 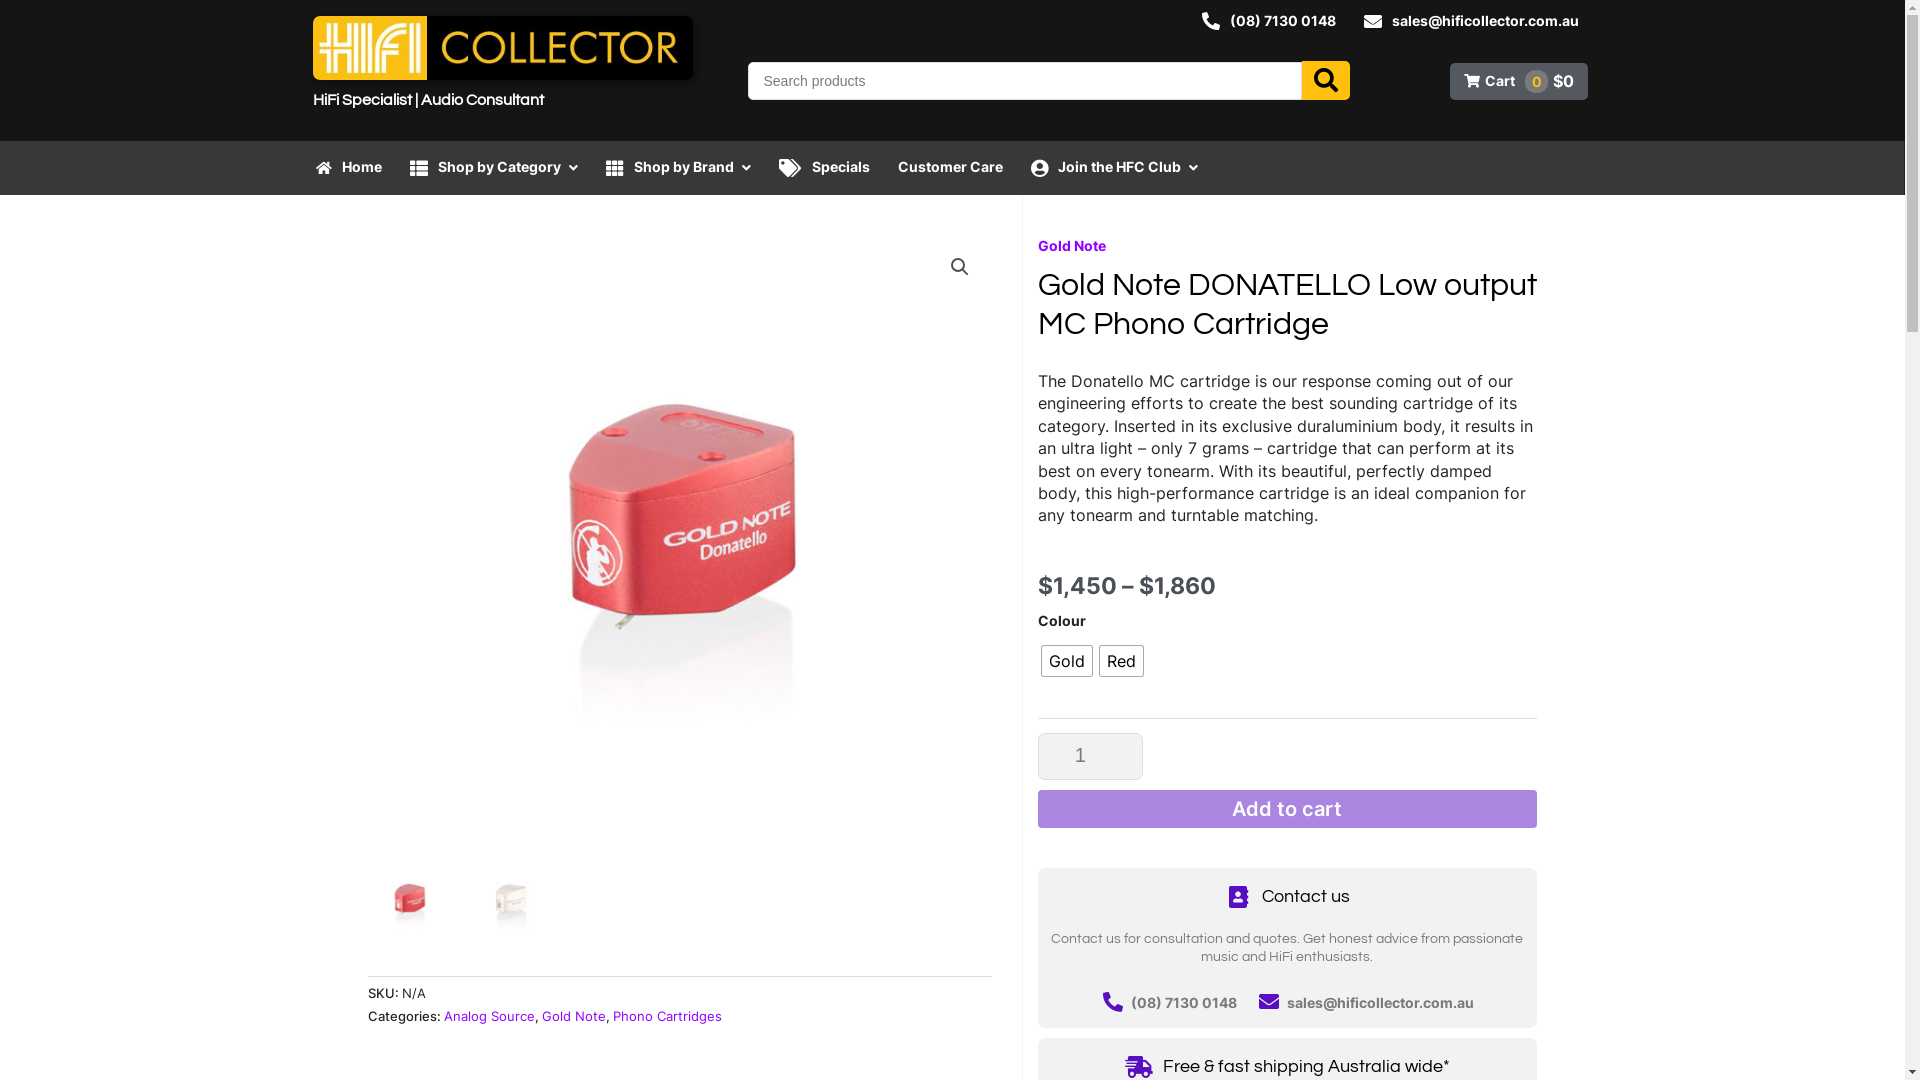 I want to click on 'Add to cart', so click(x=1287, y=808).